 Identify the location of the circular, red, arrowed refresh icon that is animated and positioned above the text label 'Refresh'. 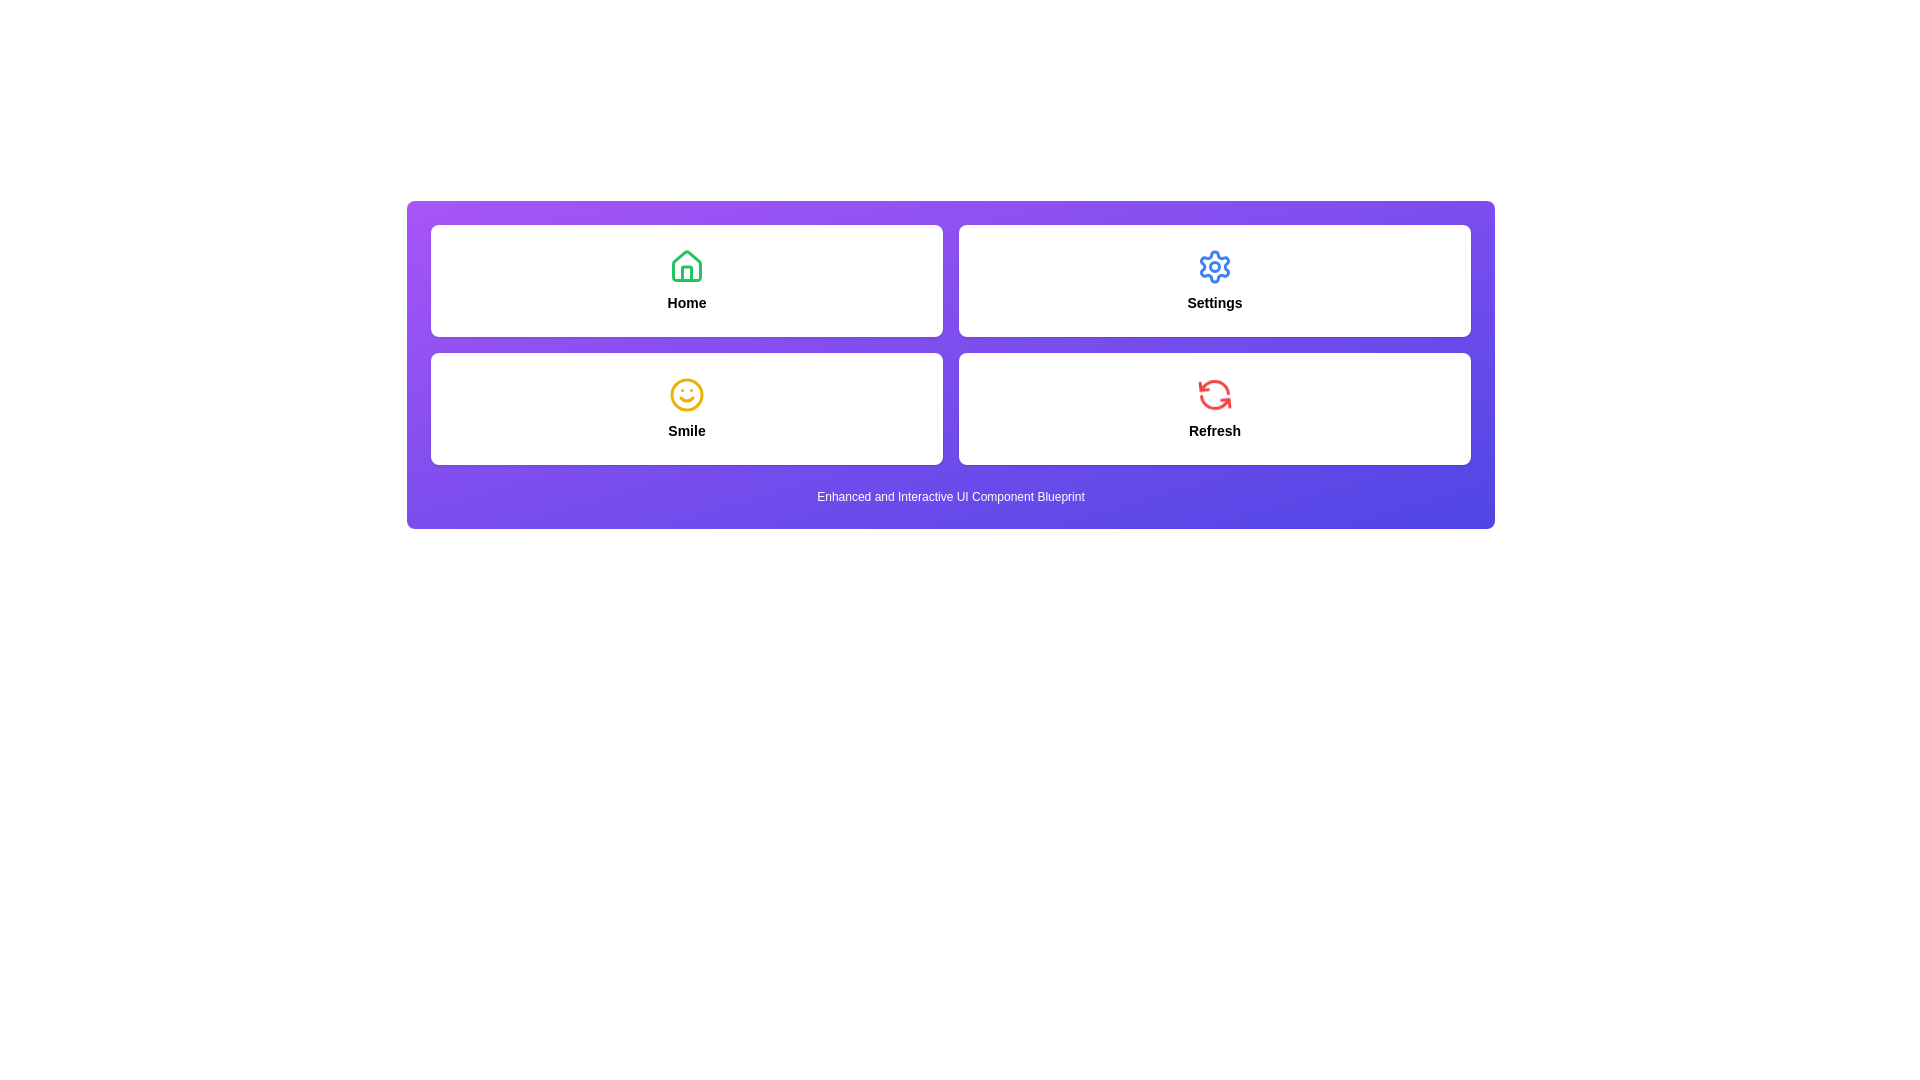
(1213, 394).